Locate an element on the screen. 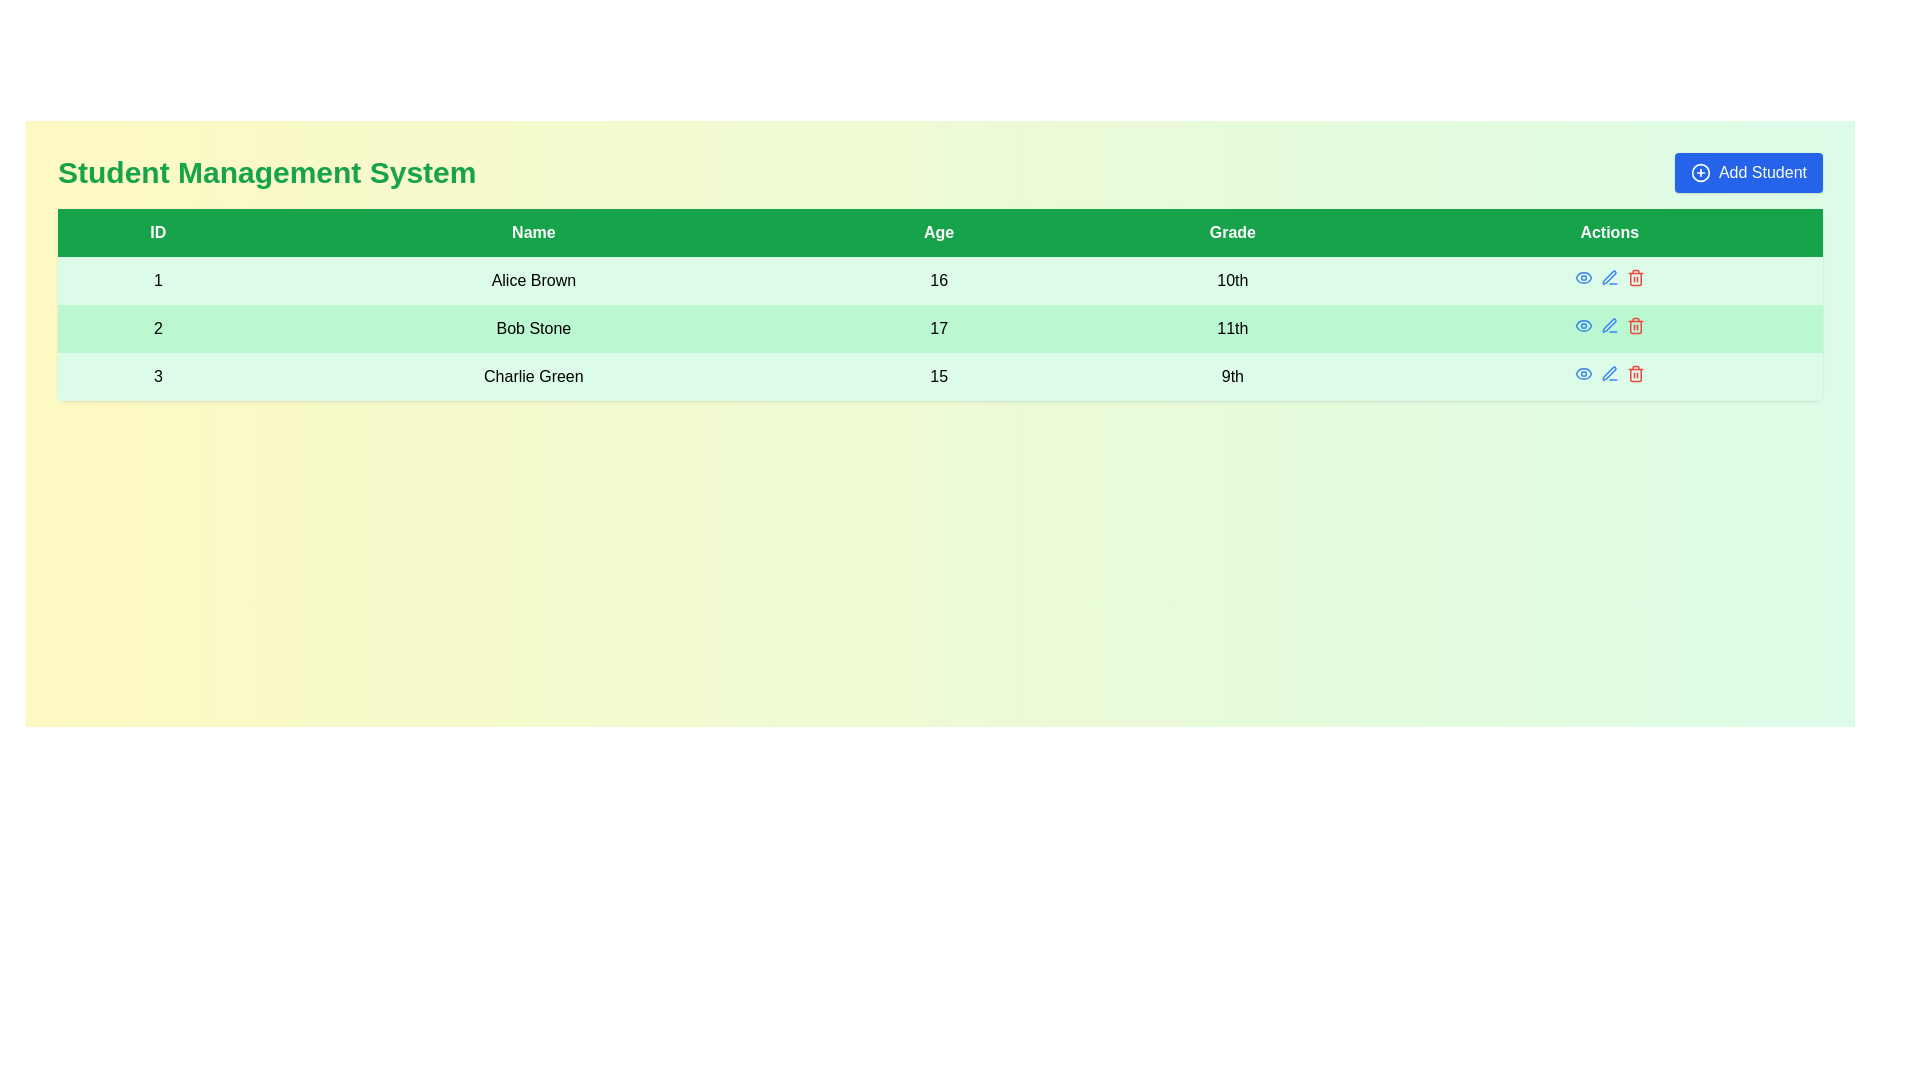 The width and height of the screenshot is (1920, 1080). the Table Header Cell labeled 'Actions', which is the fifth header in the table with a green background and white text is located at coordinates (1609, 231).